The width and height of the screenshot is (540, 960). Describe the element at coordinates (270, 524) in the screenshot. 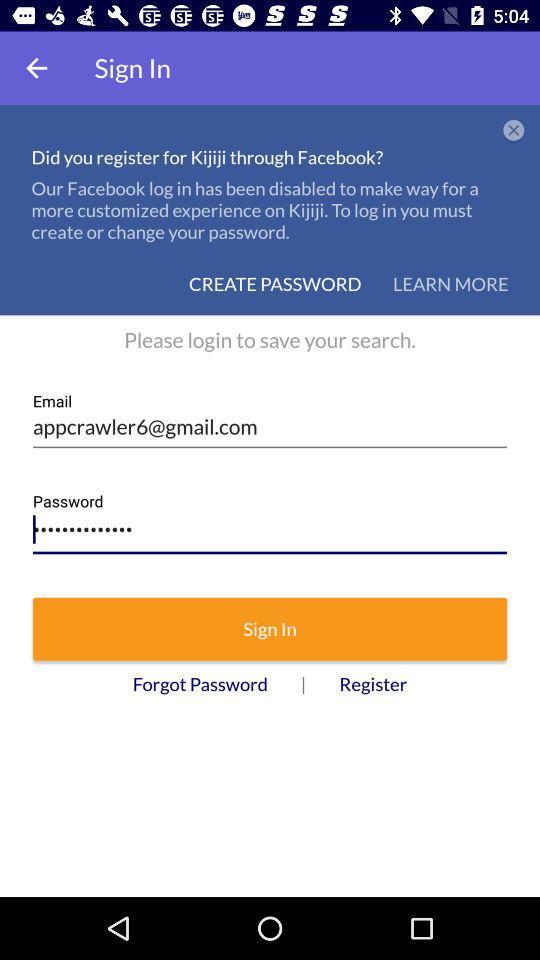

I see `the icon above sign in icon` at that location.